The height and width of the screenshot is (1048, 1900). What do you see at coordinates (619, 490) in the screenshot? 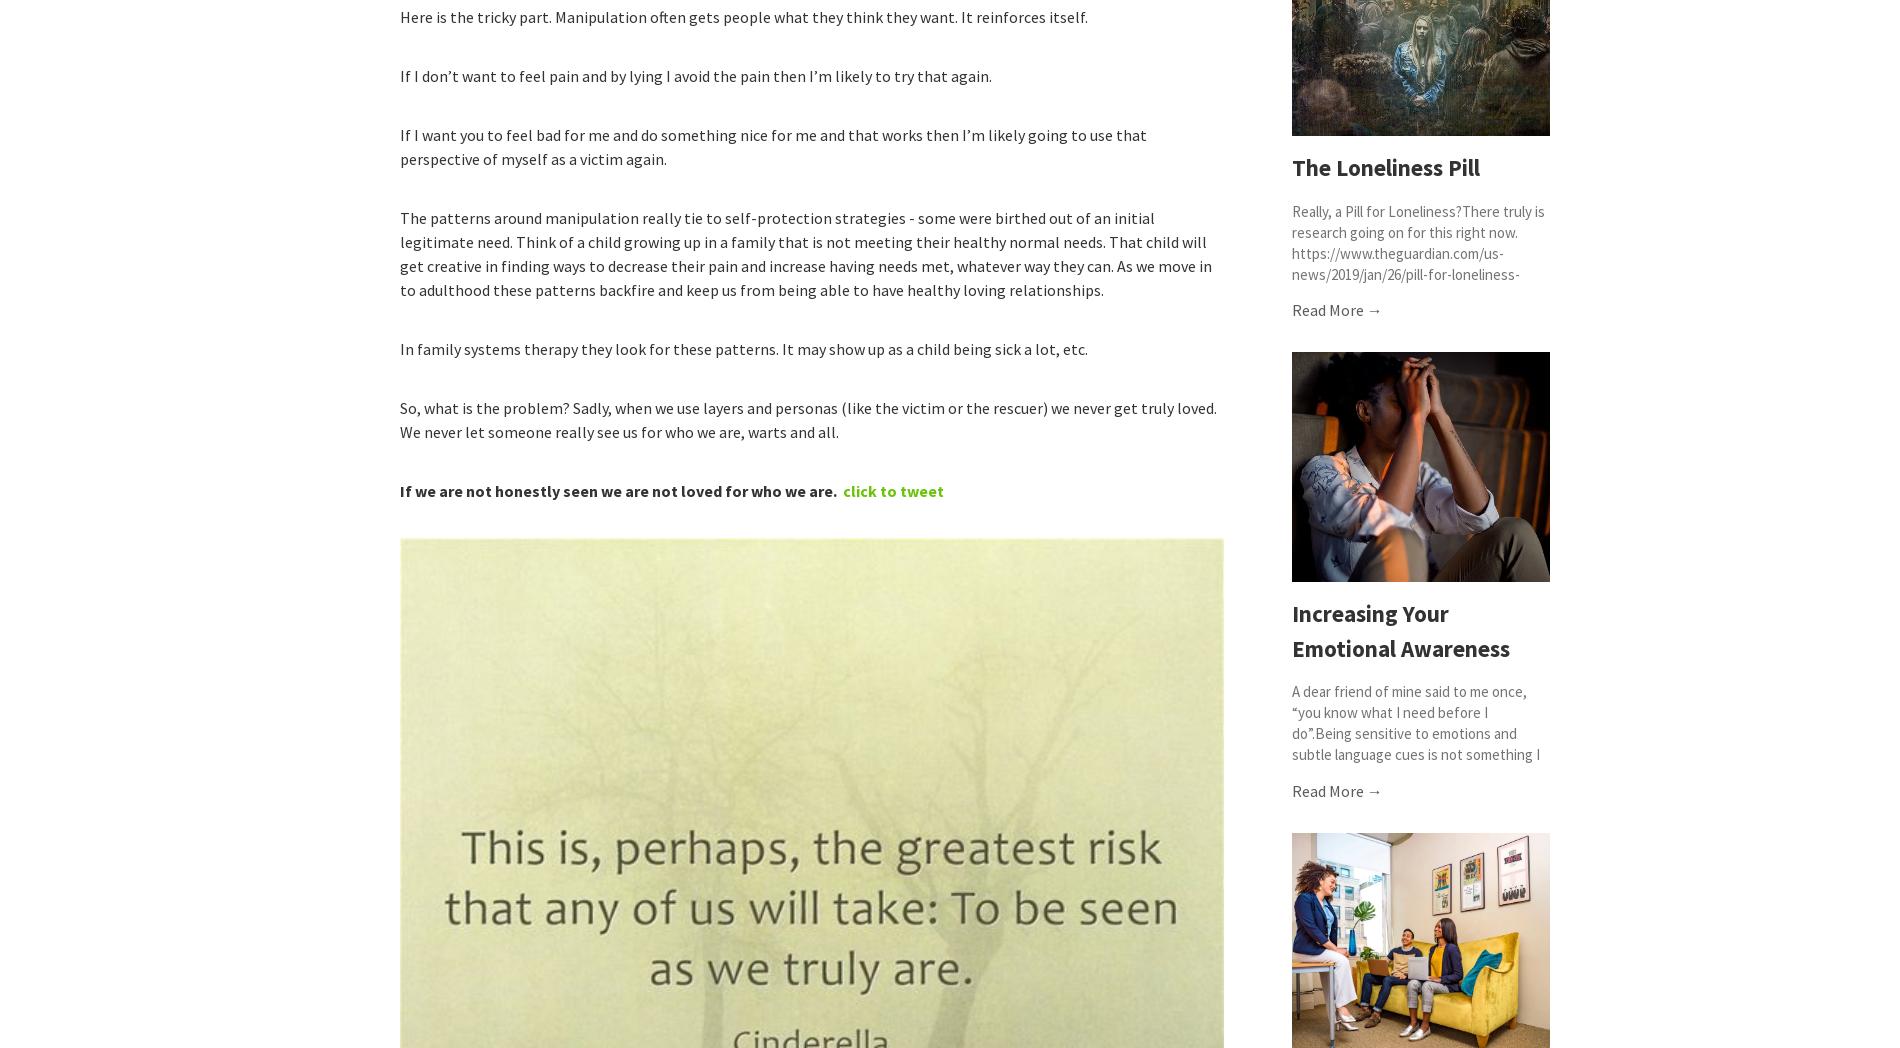
I see `'If we are not honestly seen we are not loved for who we are.'` at bounding box center [619, 490].